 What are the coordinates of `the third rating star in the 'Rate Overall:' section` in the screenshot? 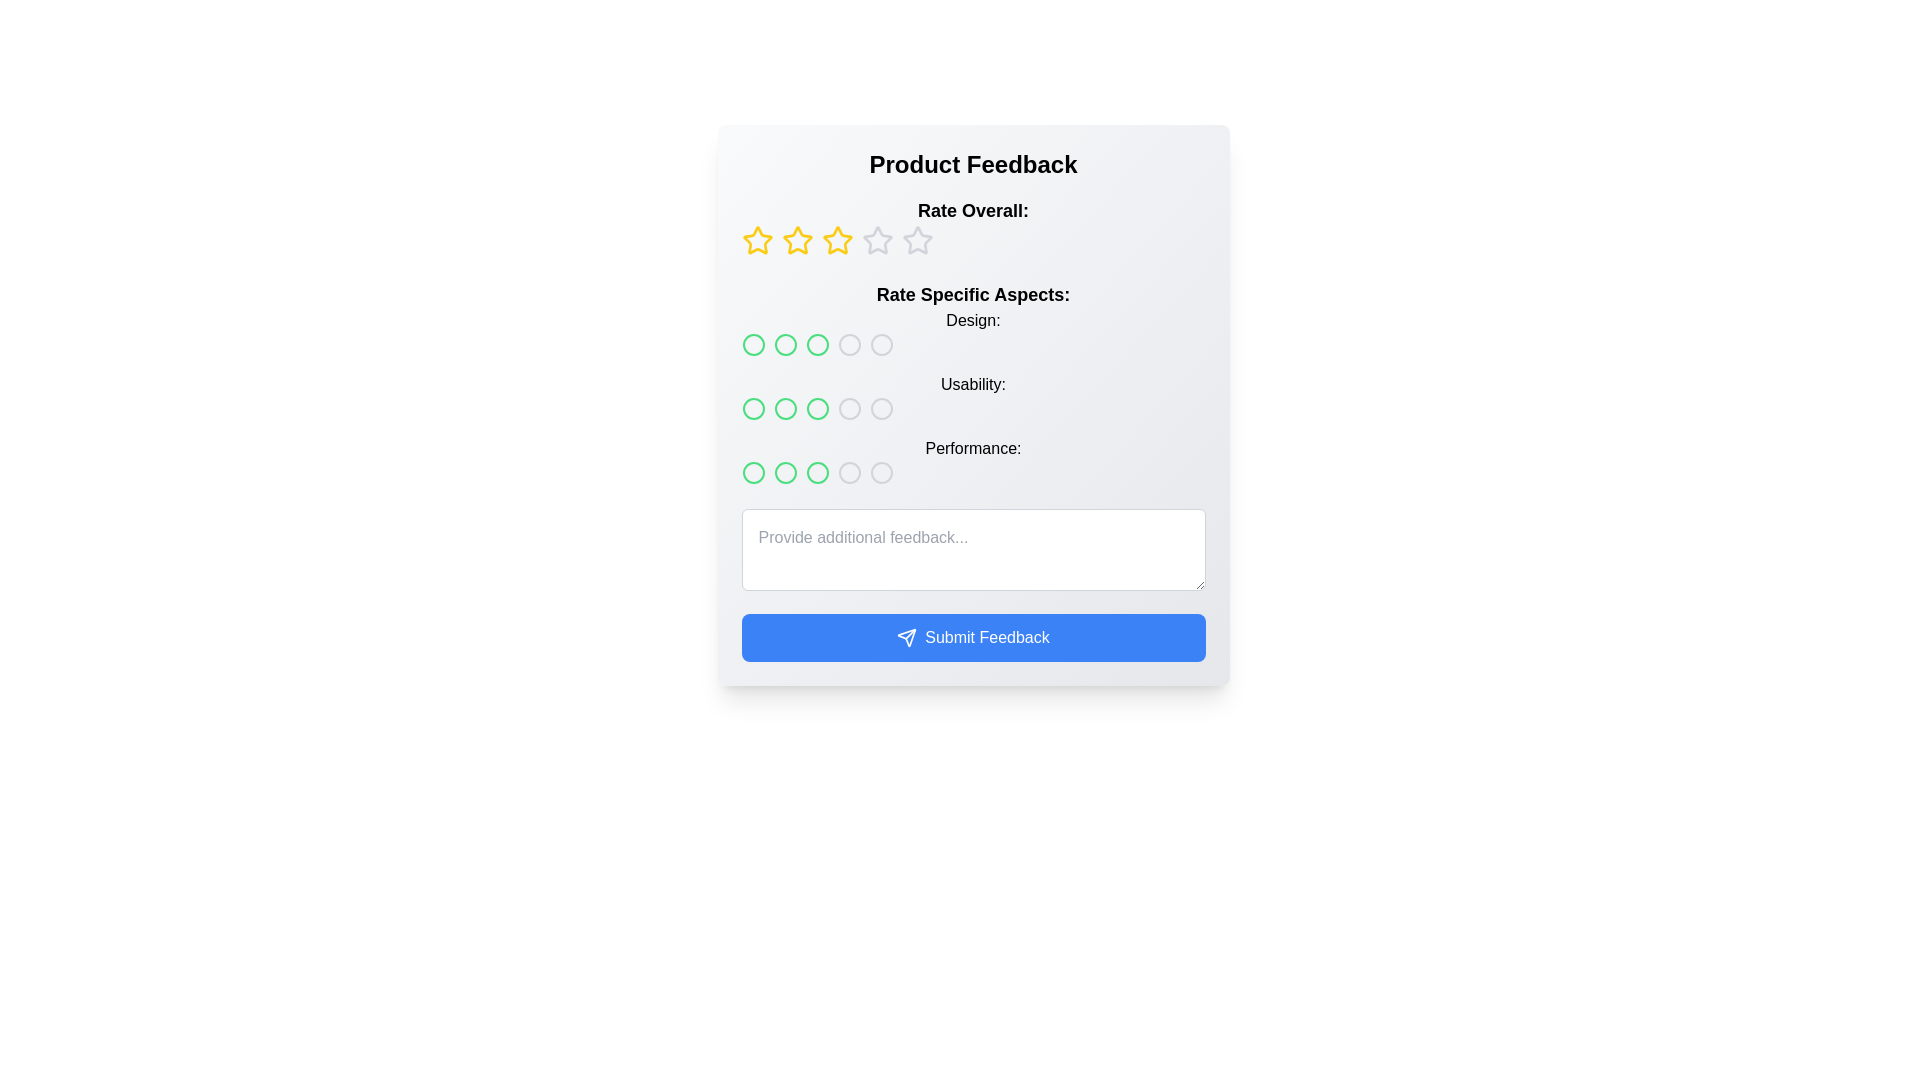 It's located at (973, 239).